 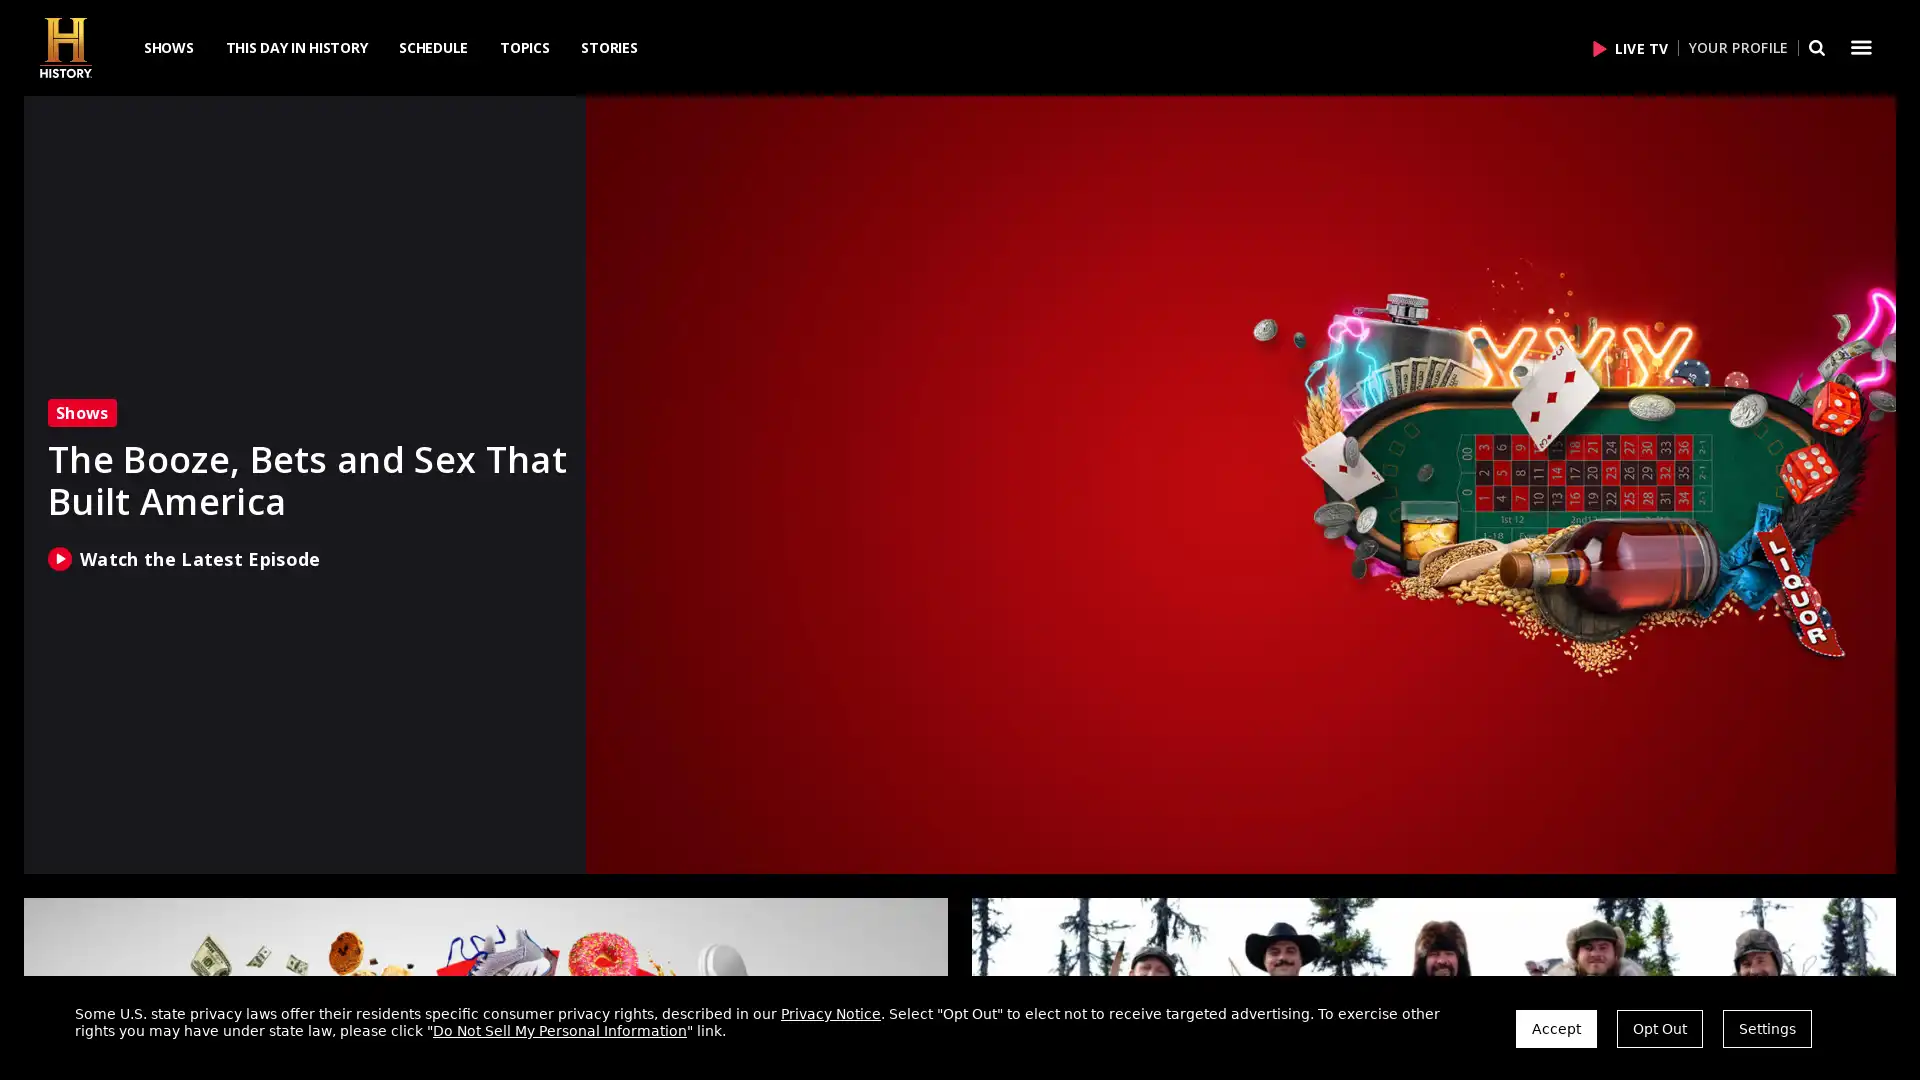 What do you see at coordinates (1815, 46) in the screenshot?
I see `Search` at bounding box center [1815, 46].